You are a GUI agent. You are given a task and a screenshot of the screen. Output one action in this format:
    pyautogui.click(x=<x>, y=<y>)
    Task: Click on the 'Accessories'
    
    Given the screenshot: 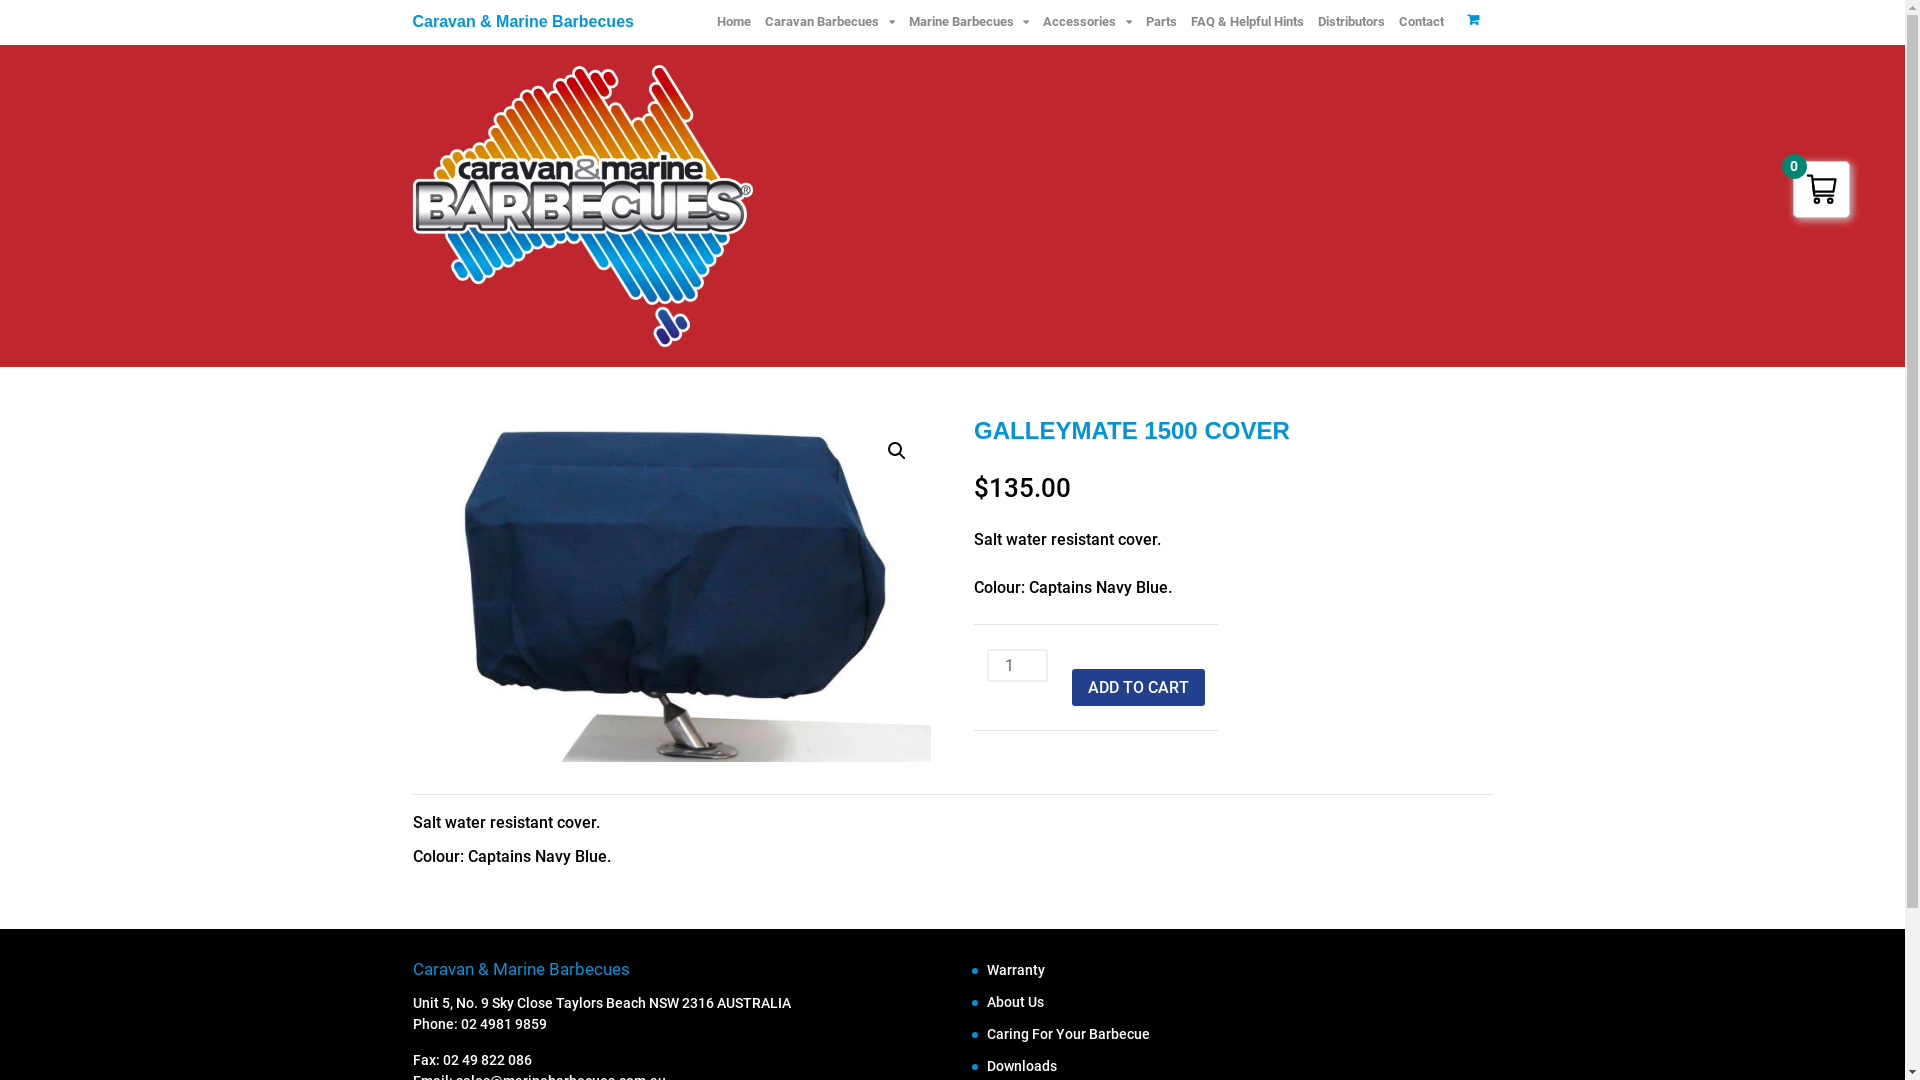 What is the action you would take?
    pyautogui.click(x=1085, y=22)
    